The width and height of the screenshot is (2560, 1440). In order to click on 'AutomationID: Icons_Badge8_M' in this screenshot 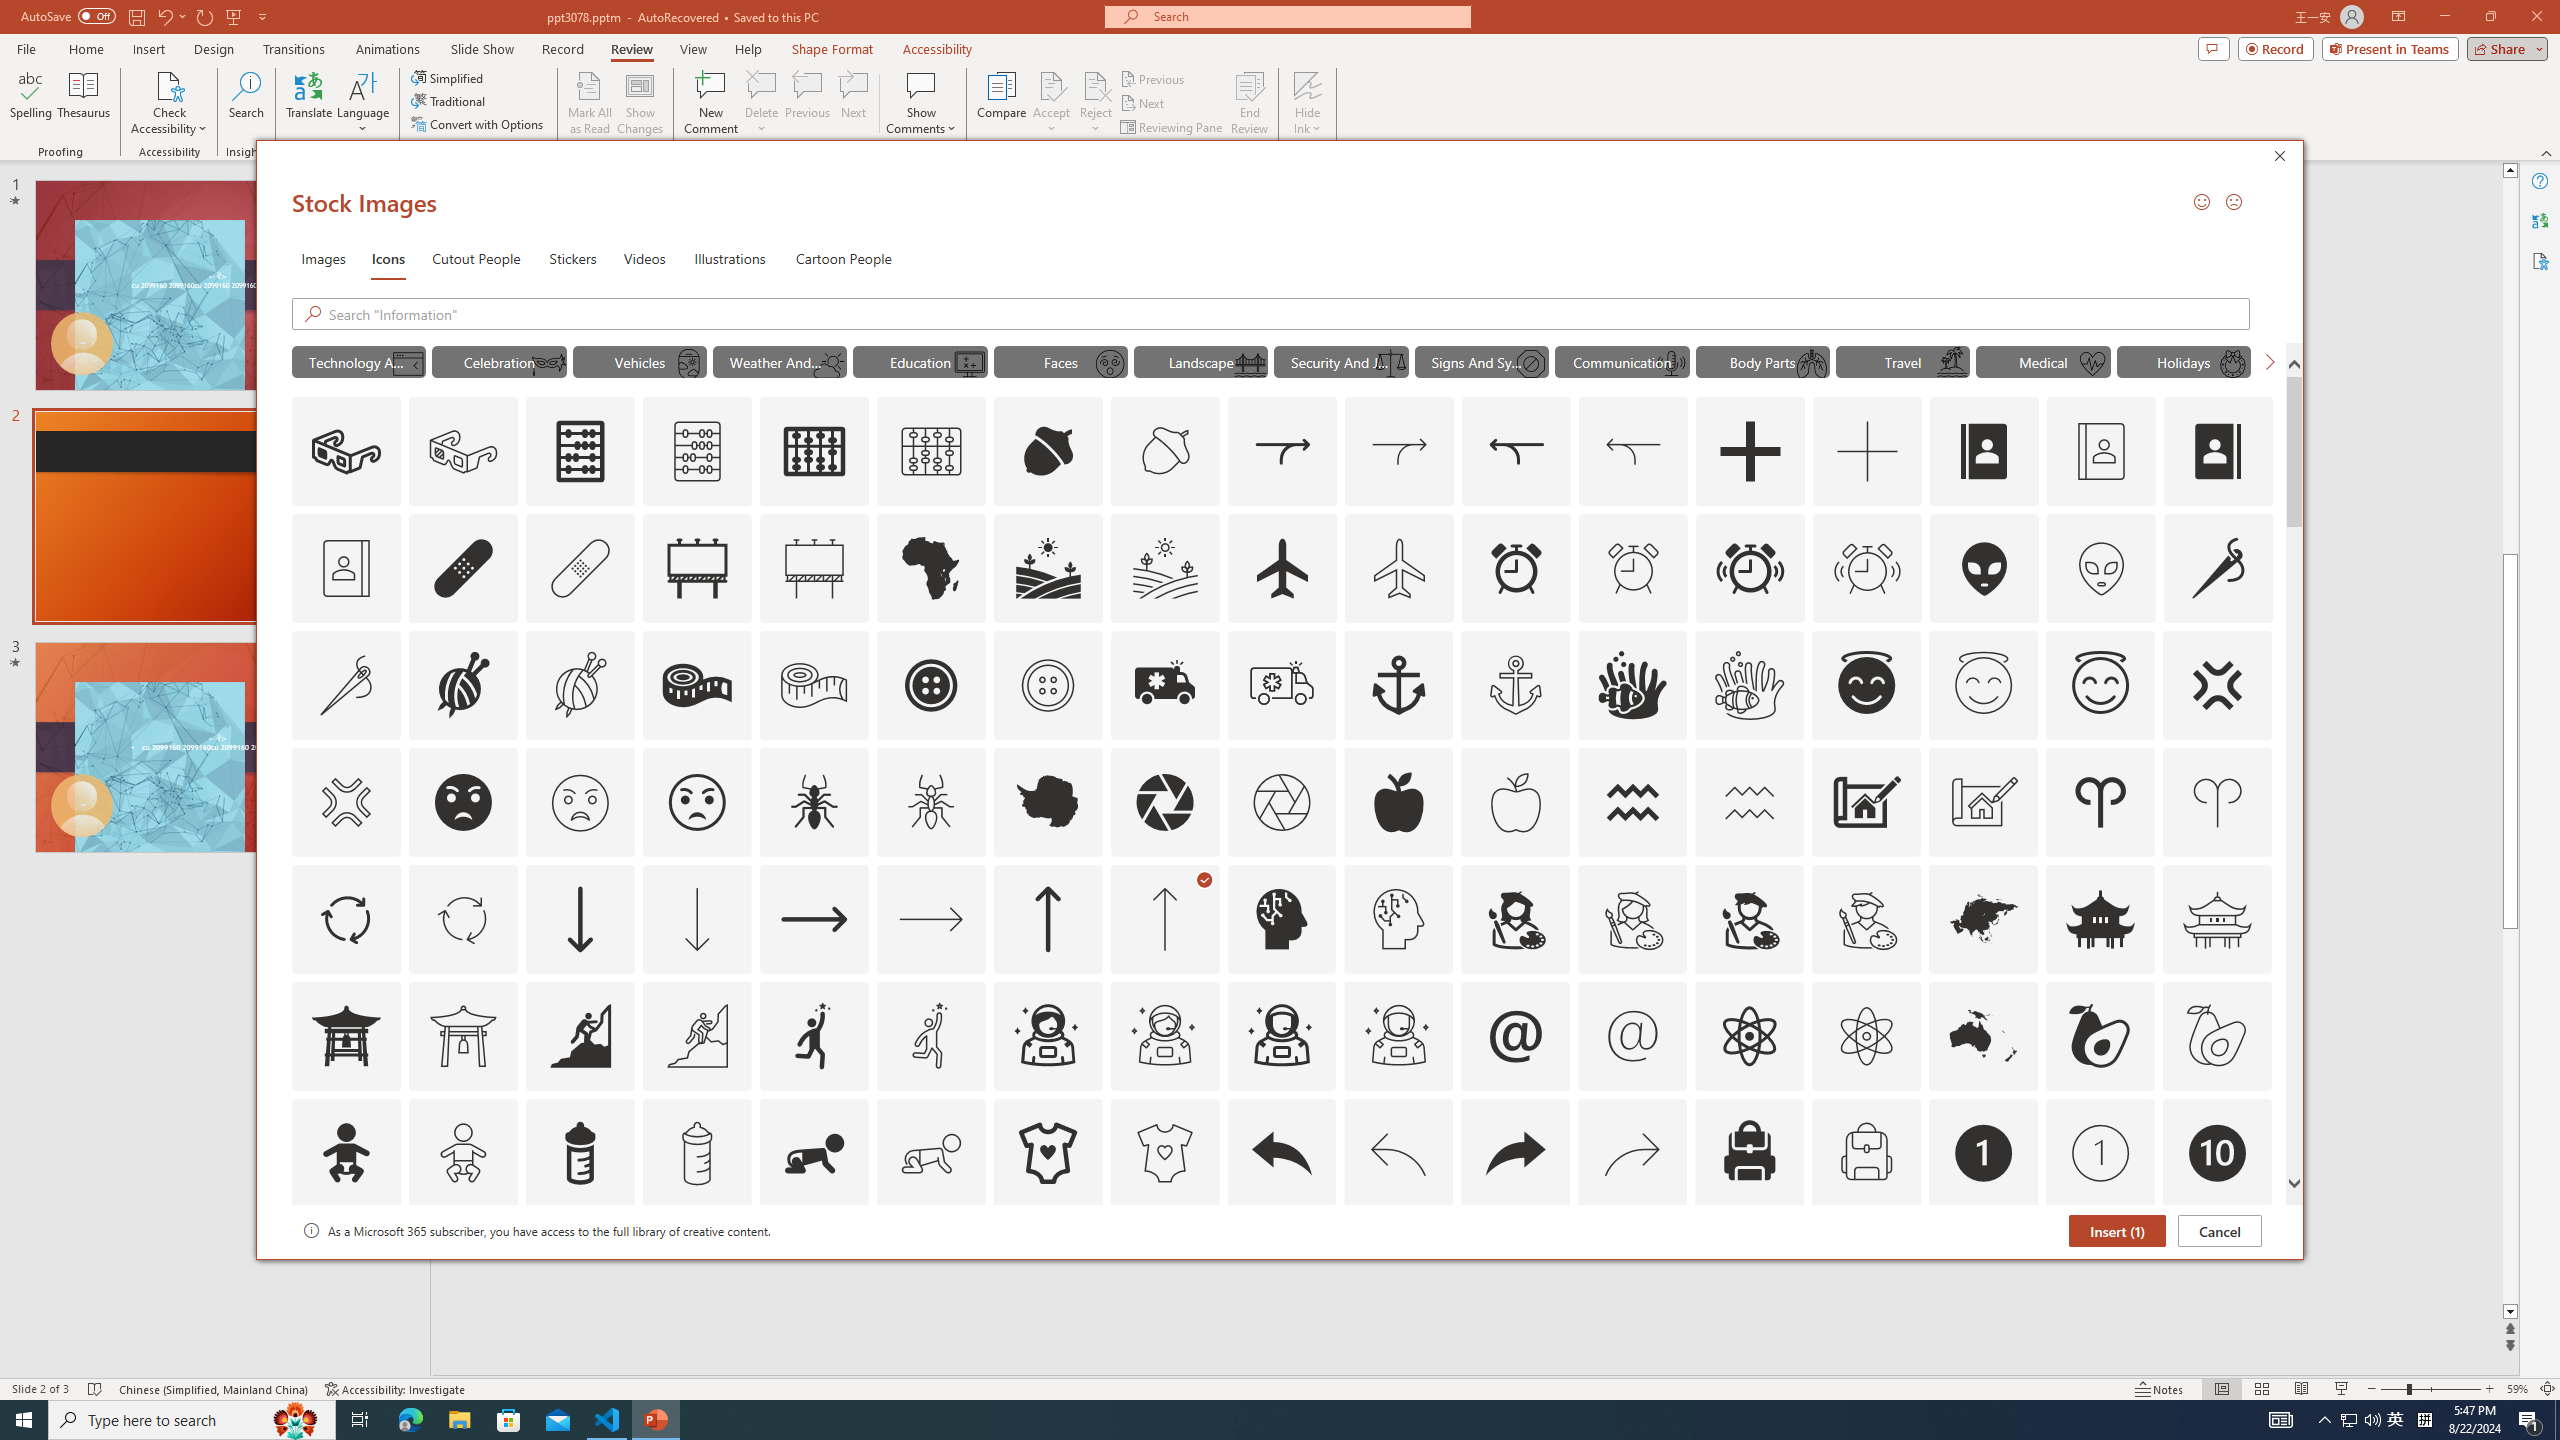, I will do `click(1984, 1269)`.